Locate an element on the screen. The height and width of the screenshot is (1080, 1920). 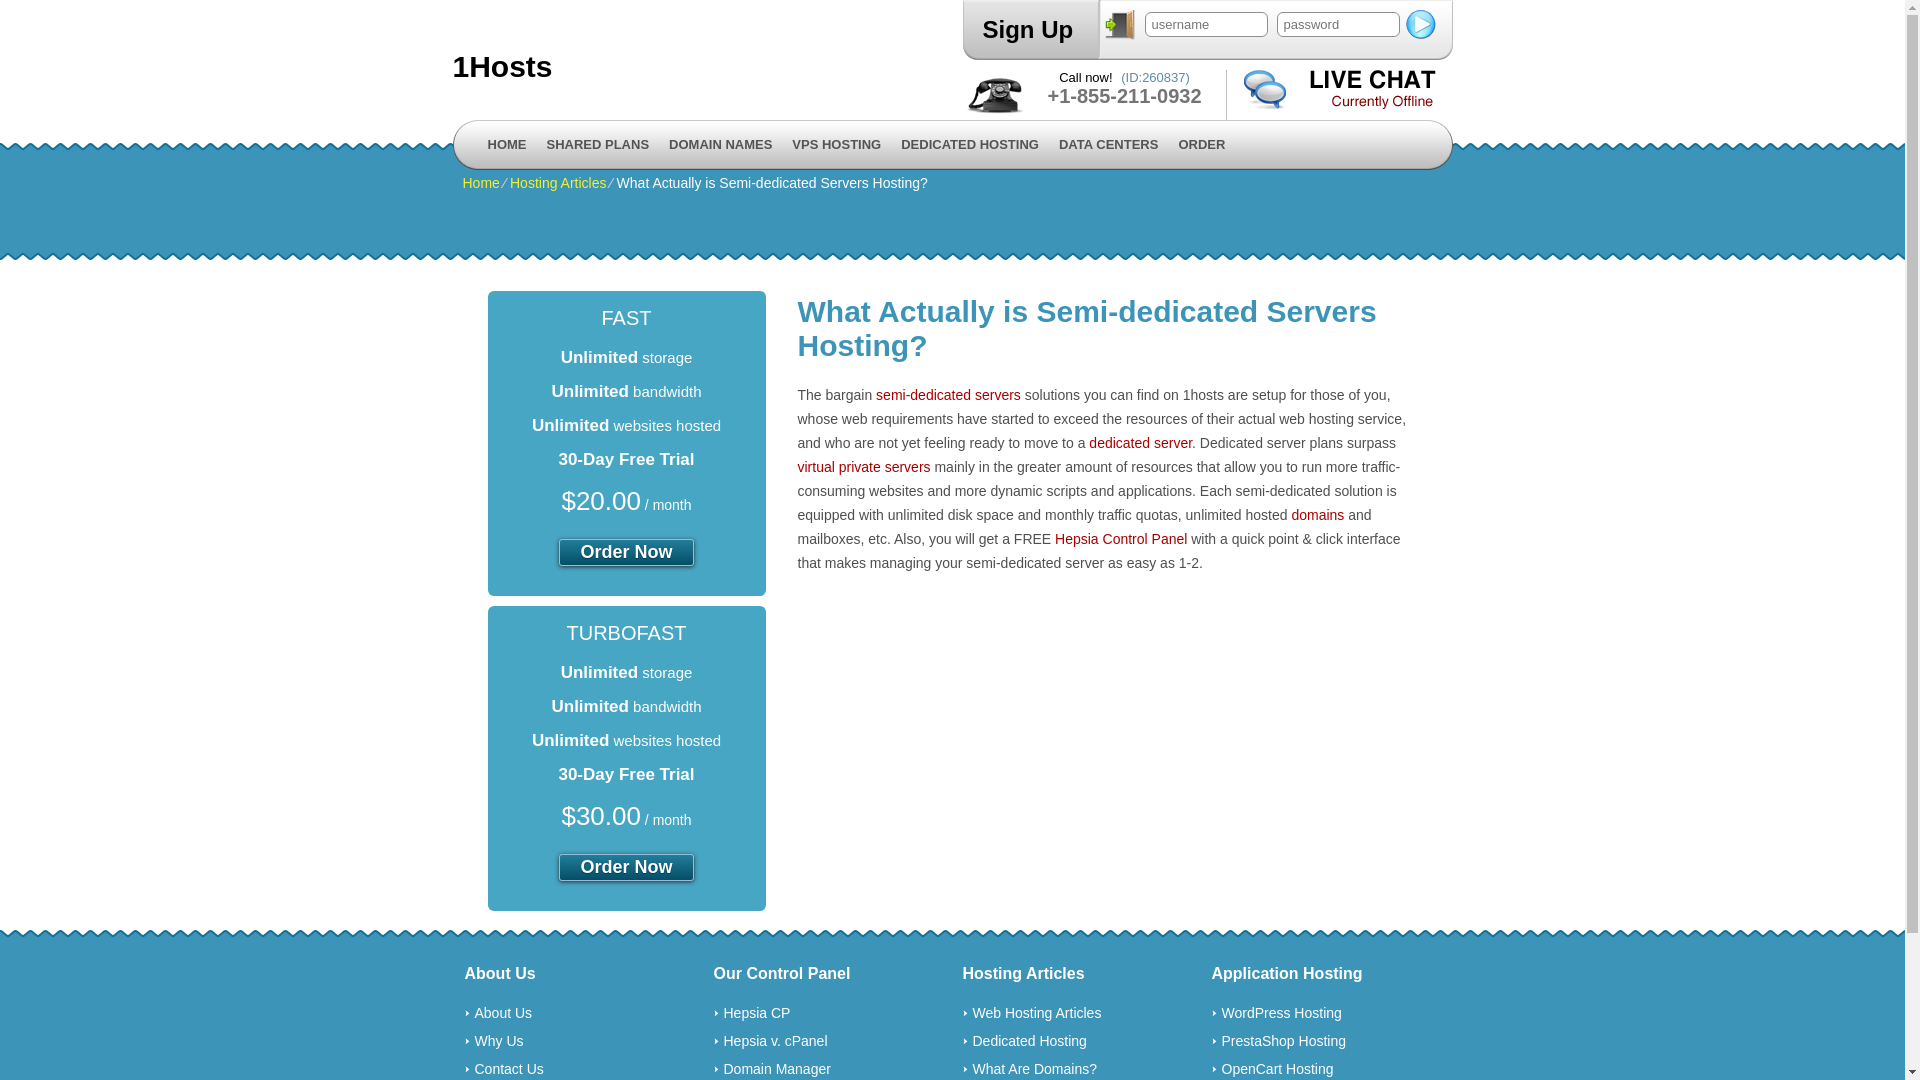
'DATA CENTERS' is located at coordinates (1107, 144).